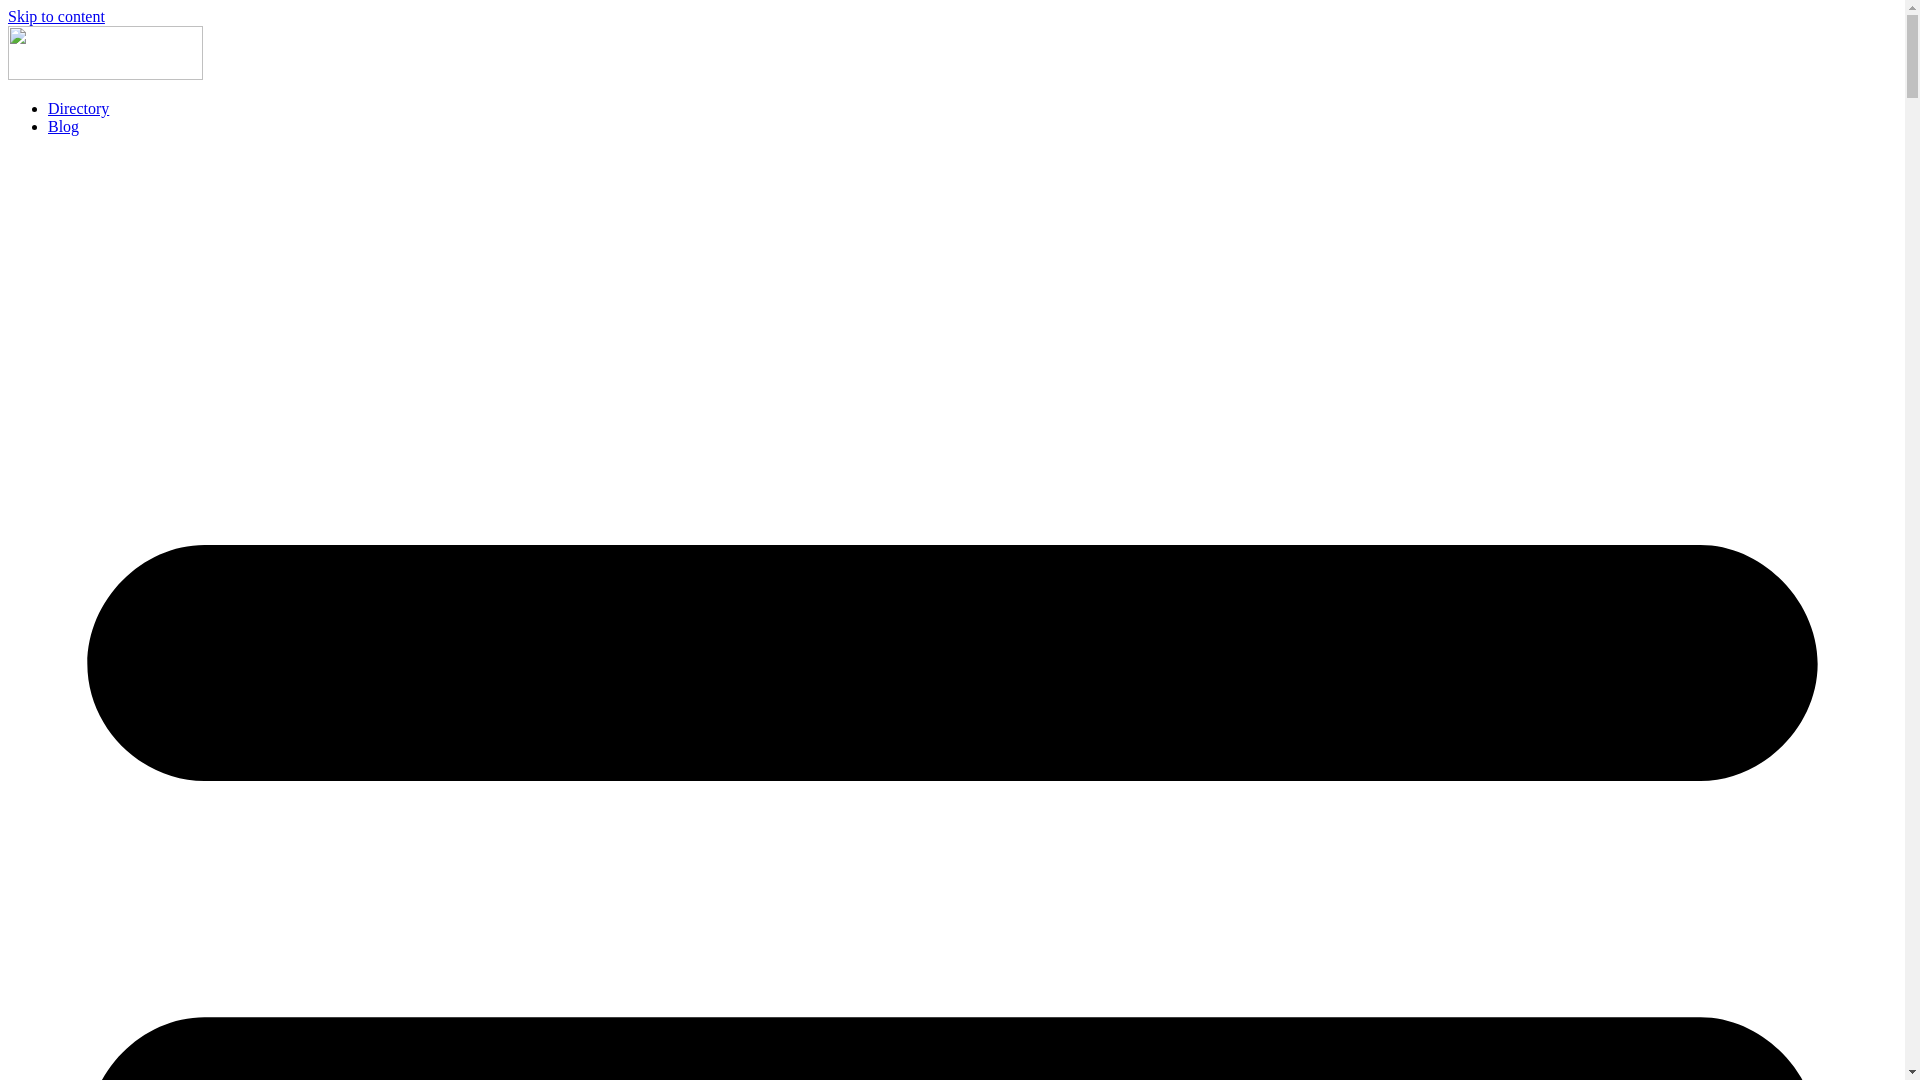 This screenshot has width=1920, height=1080. Describe the element at coordinates (8, 16) in the screenshot. I see `'Skip to content'` at that location.